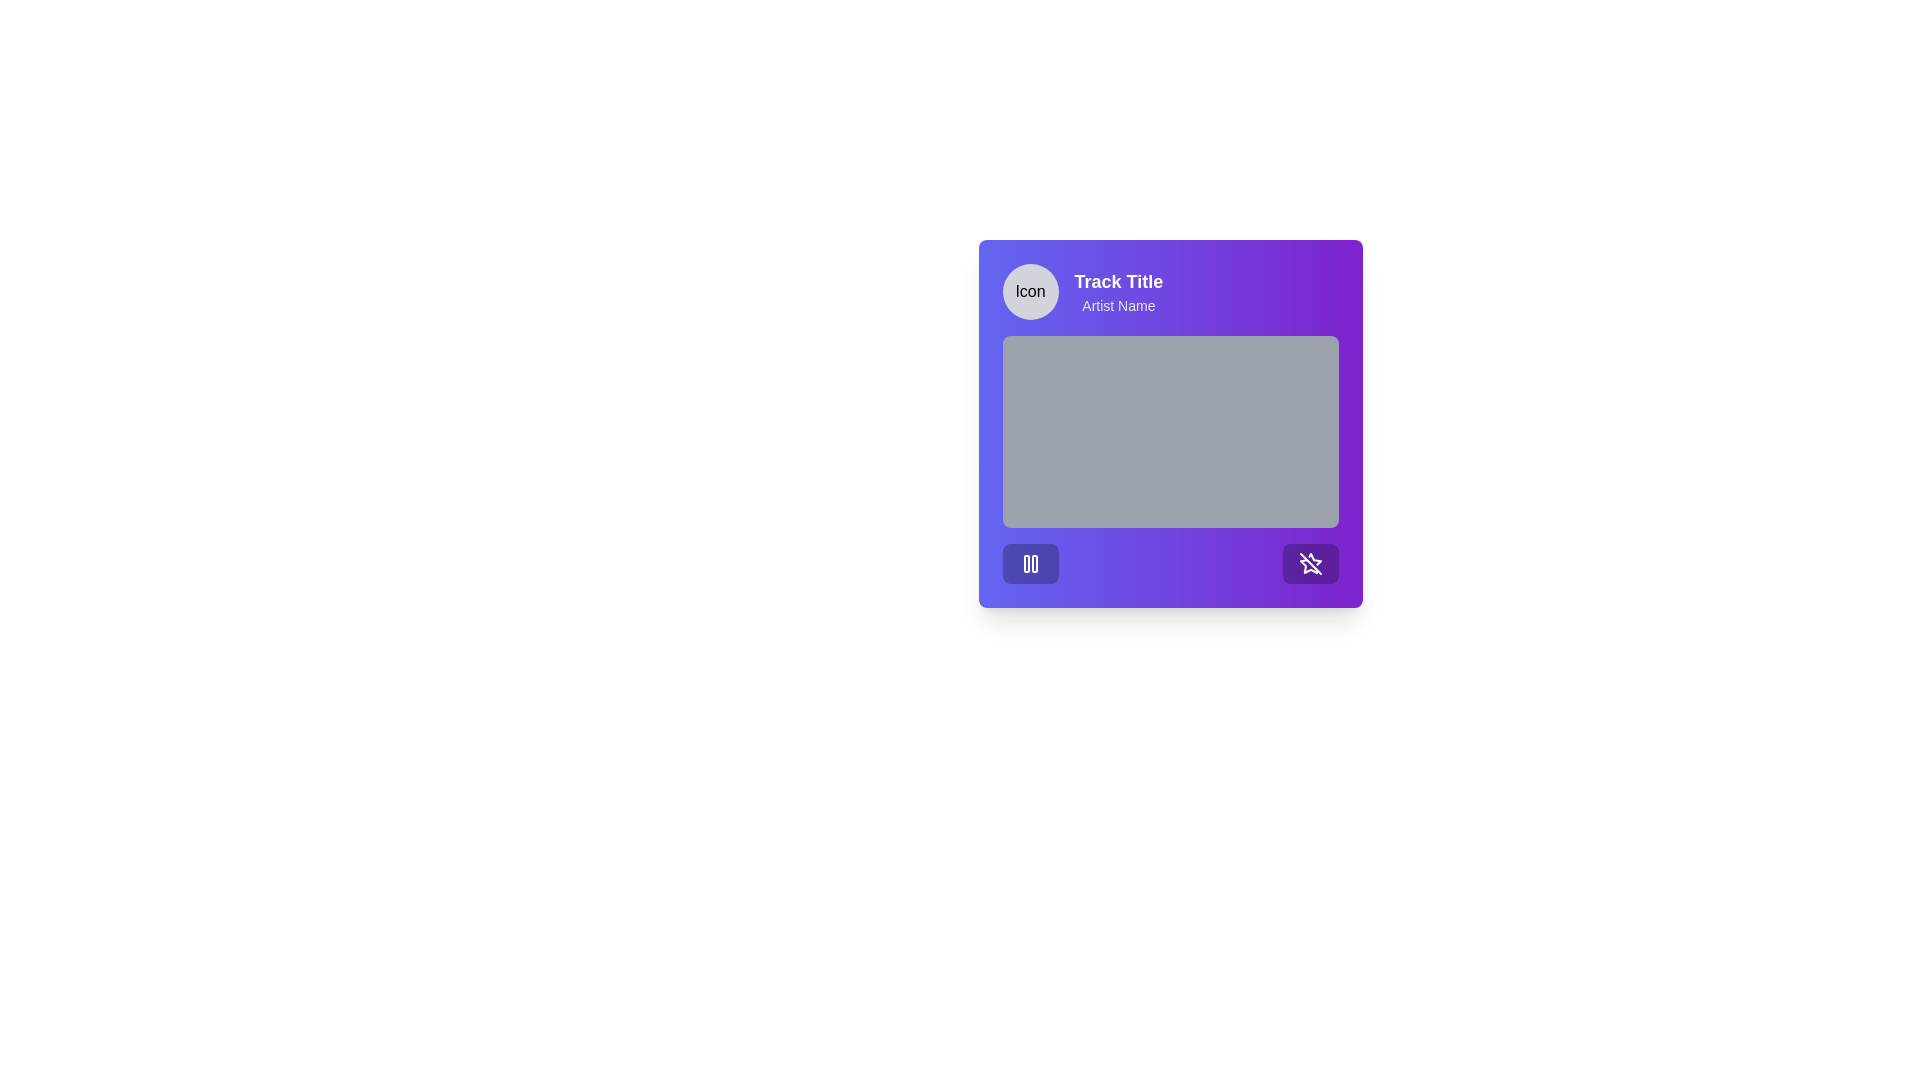 The width and height of the screenshot is (1920, 1080). Describe the element at coordinates (1117, 292) in the screenshot. I see `the Text block displaying the title and artist name of the media track, which is located to the right of the 'Icon' in the top-left corner of a card component` at that location.